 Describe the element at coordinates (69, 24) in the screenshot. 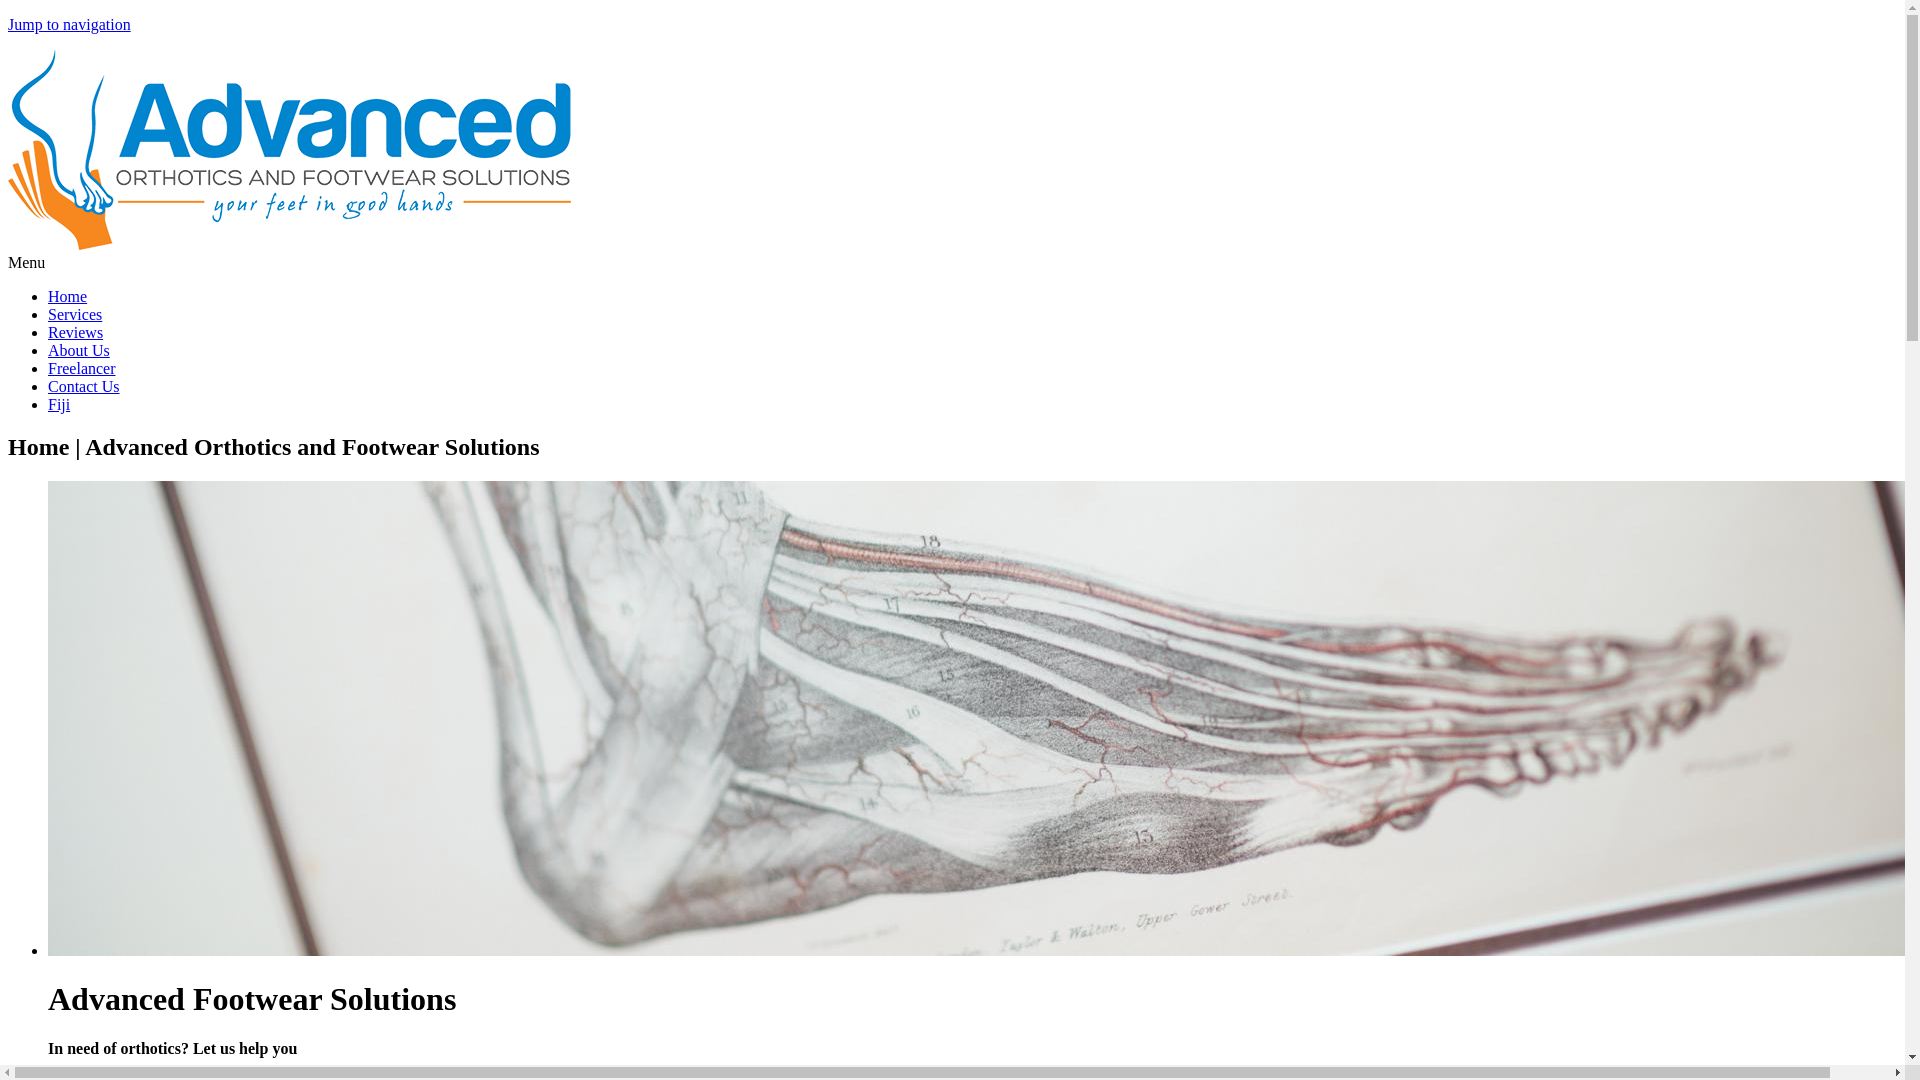

I see `'Jump to navigation'` at that location.